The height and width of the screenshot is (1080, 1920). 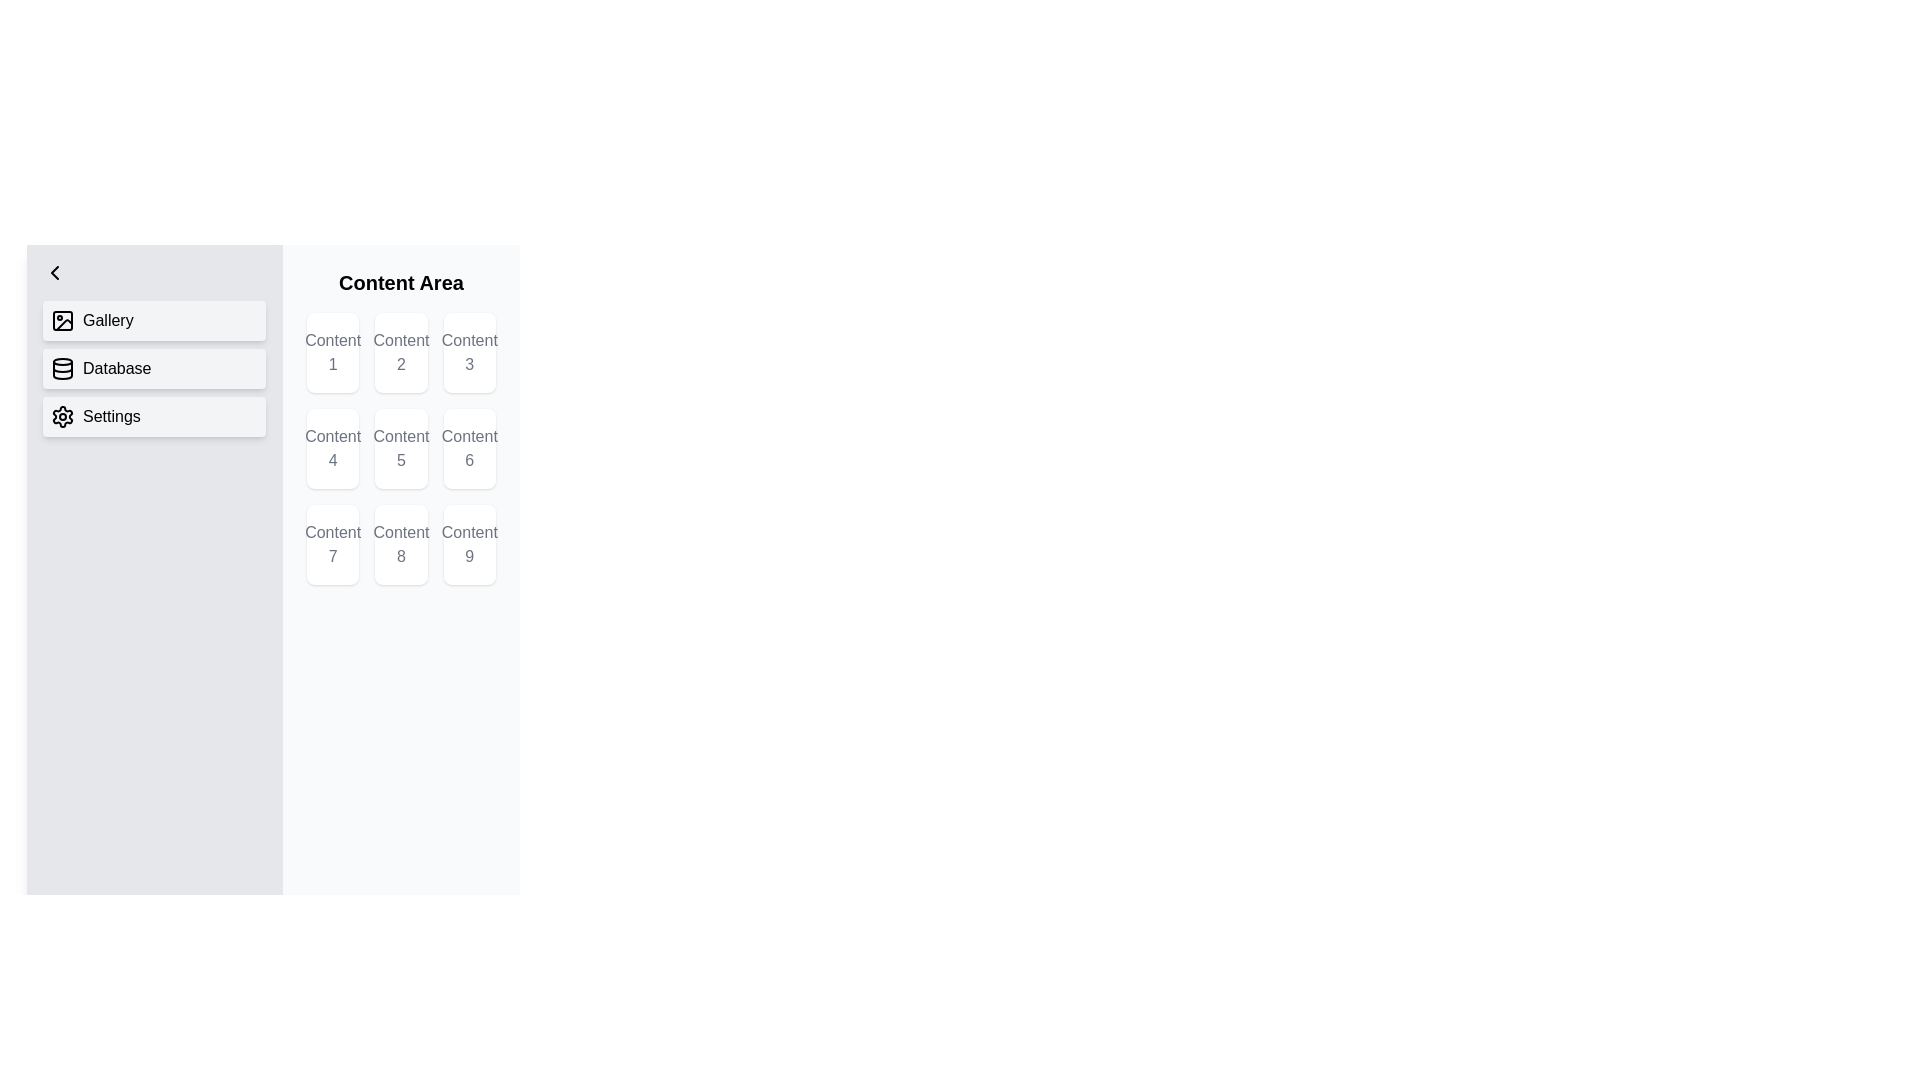 What do you see at coordinates (62, 415) in the screenshot?
I see `the 'Settings' icon located in the left-hand vertical navigation column` at bounding box center [62, 415].